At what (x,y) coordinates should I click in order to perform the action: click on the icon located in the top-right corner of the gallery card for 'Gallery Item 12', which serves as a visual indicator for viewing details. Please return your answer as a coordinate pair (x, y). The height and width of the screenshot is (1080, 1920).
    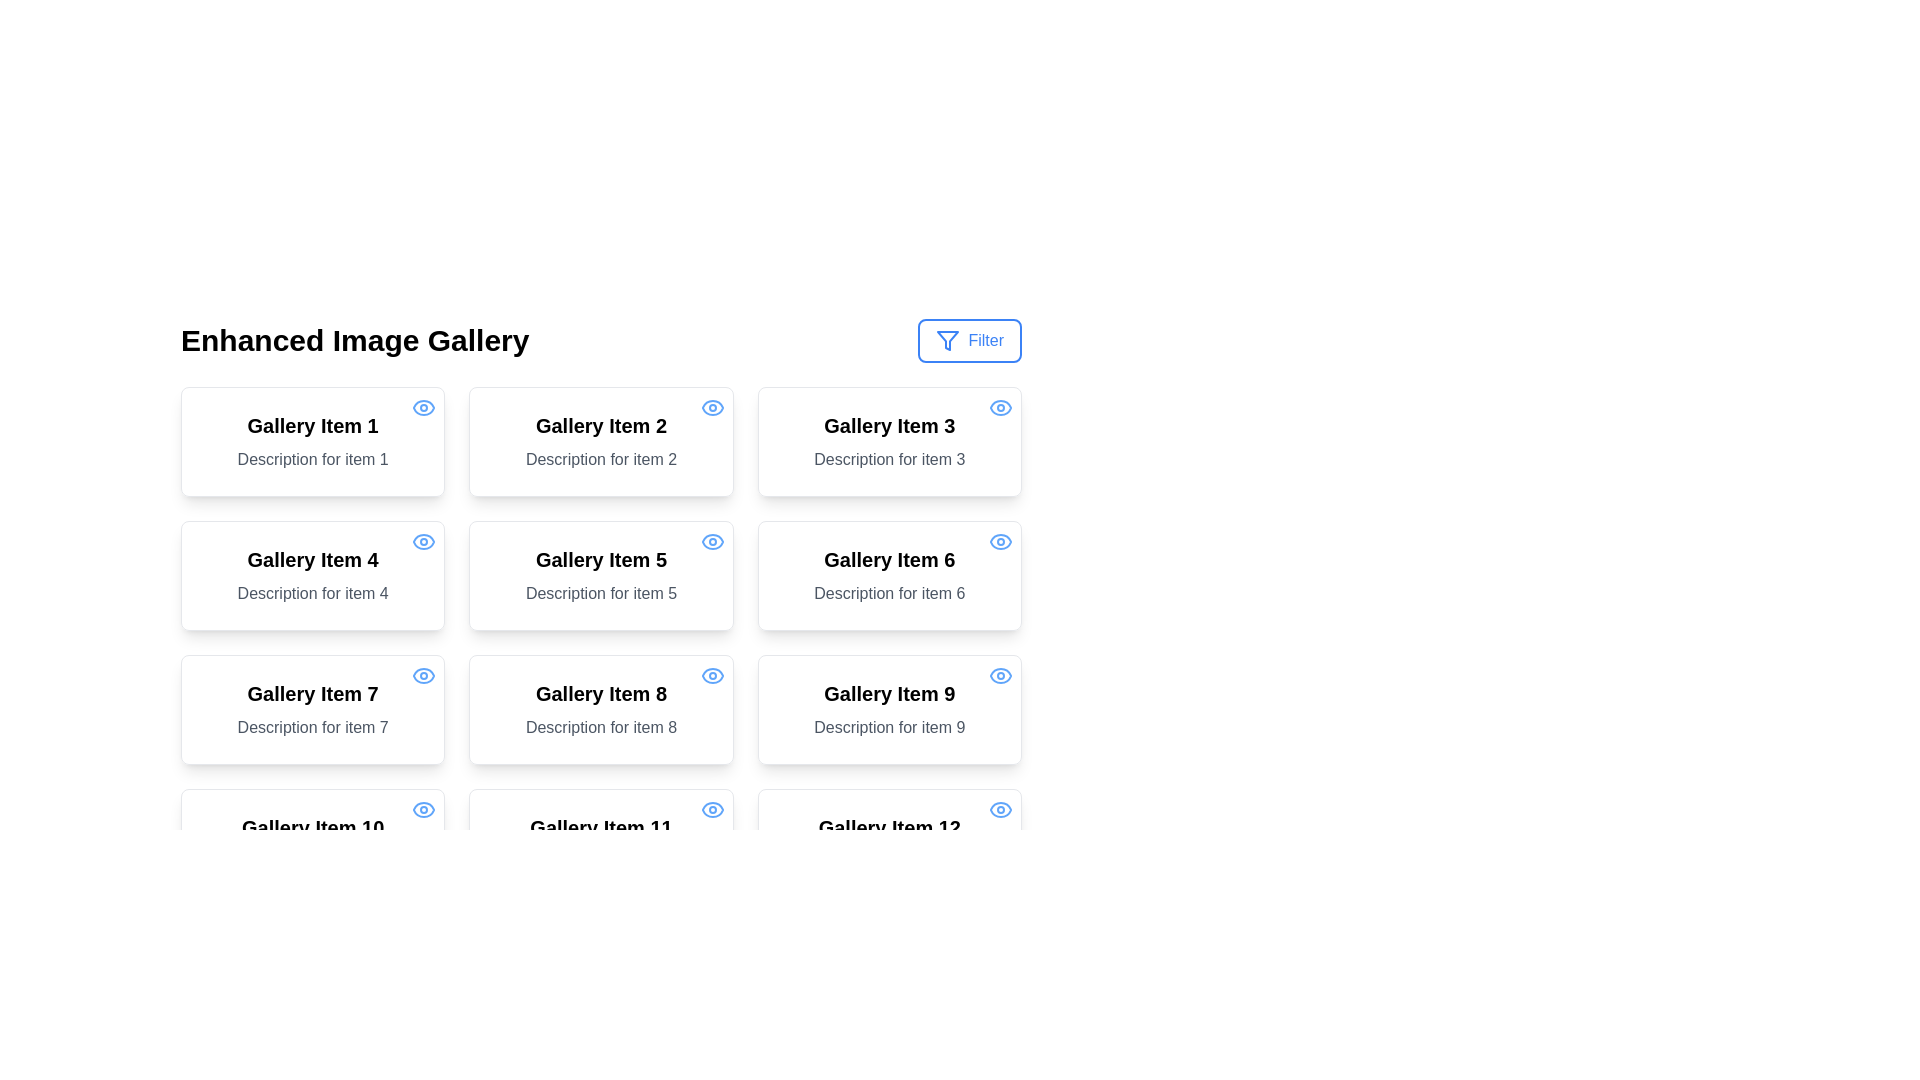
    Looking at the image, I should click on (1001, 810).